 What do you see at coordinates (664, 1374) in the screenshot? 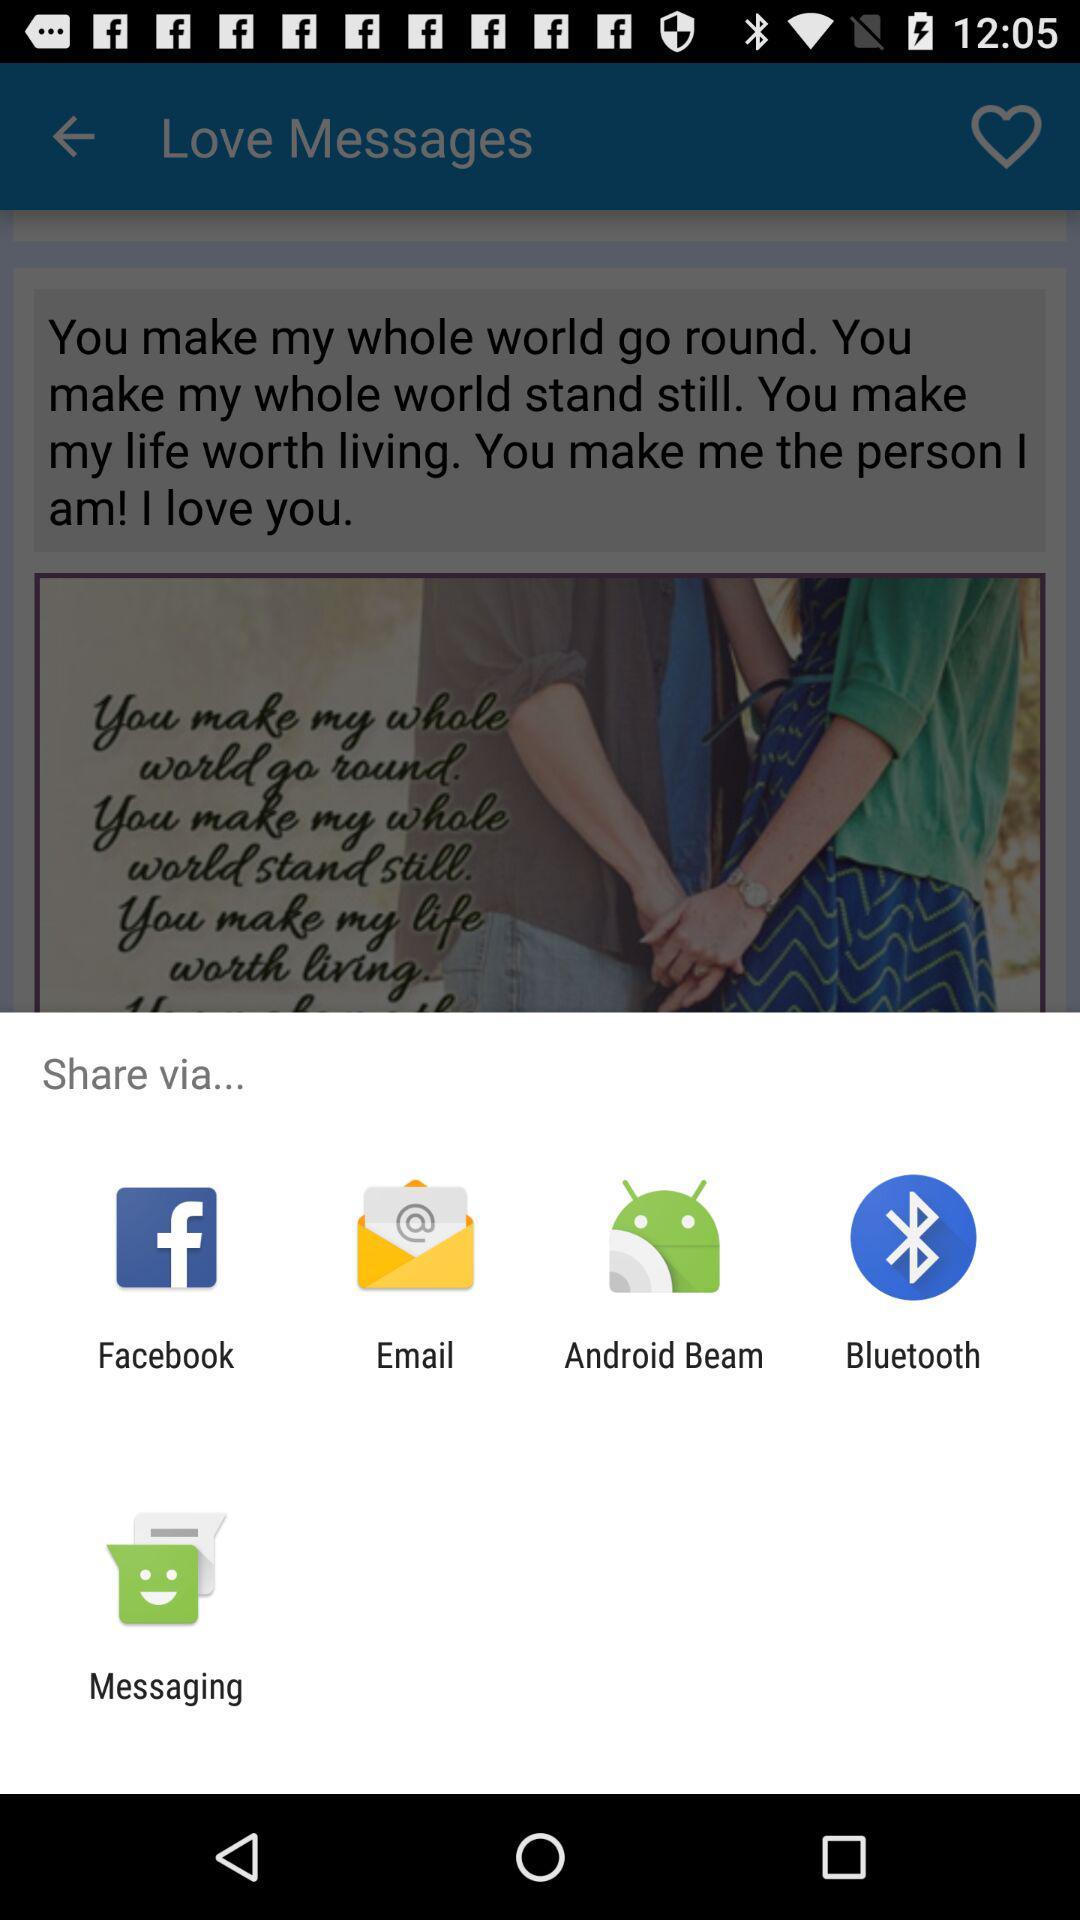
I see `icon to the right of email app` at bounding box center [664, 1374].